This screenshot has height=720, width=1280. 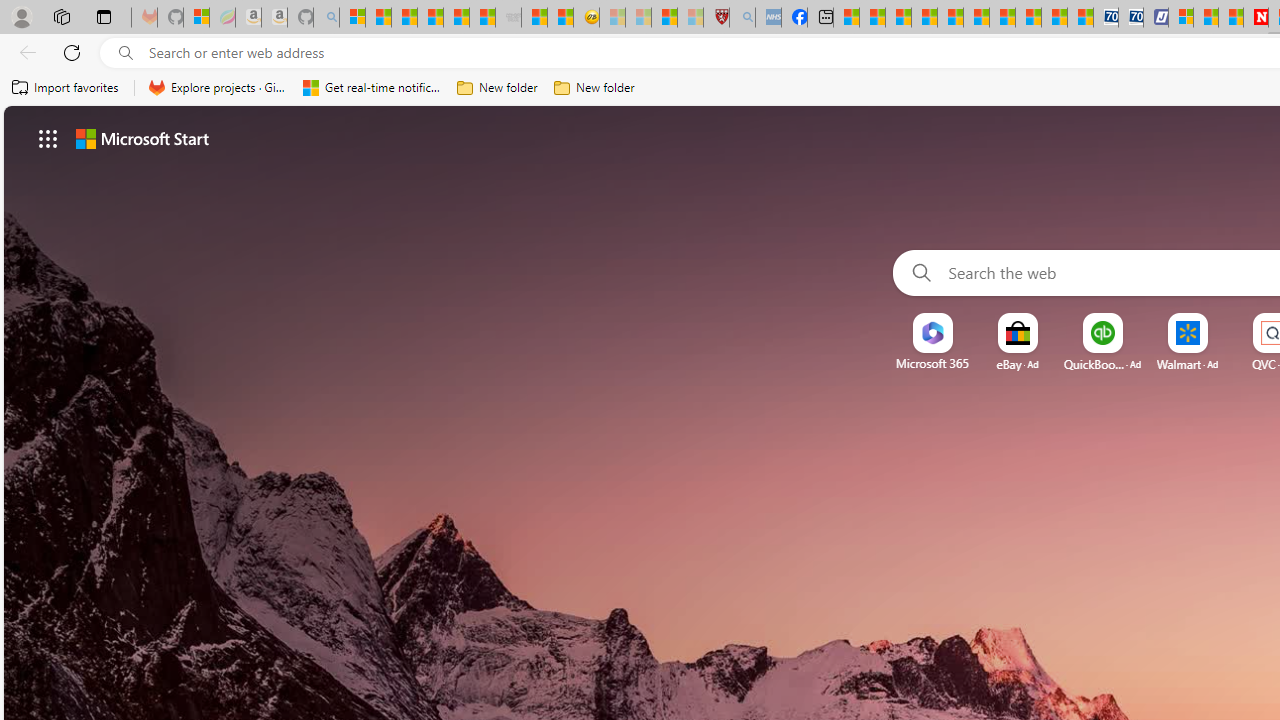 What do you see at coordinates (1104, 17) in the screenshot?
I see `'Cheap Car Rentals - Save70.com'` at bounding box center [1104, 17].